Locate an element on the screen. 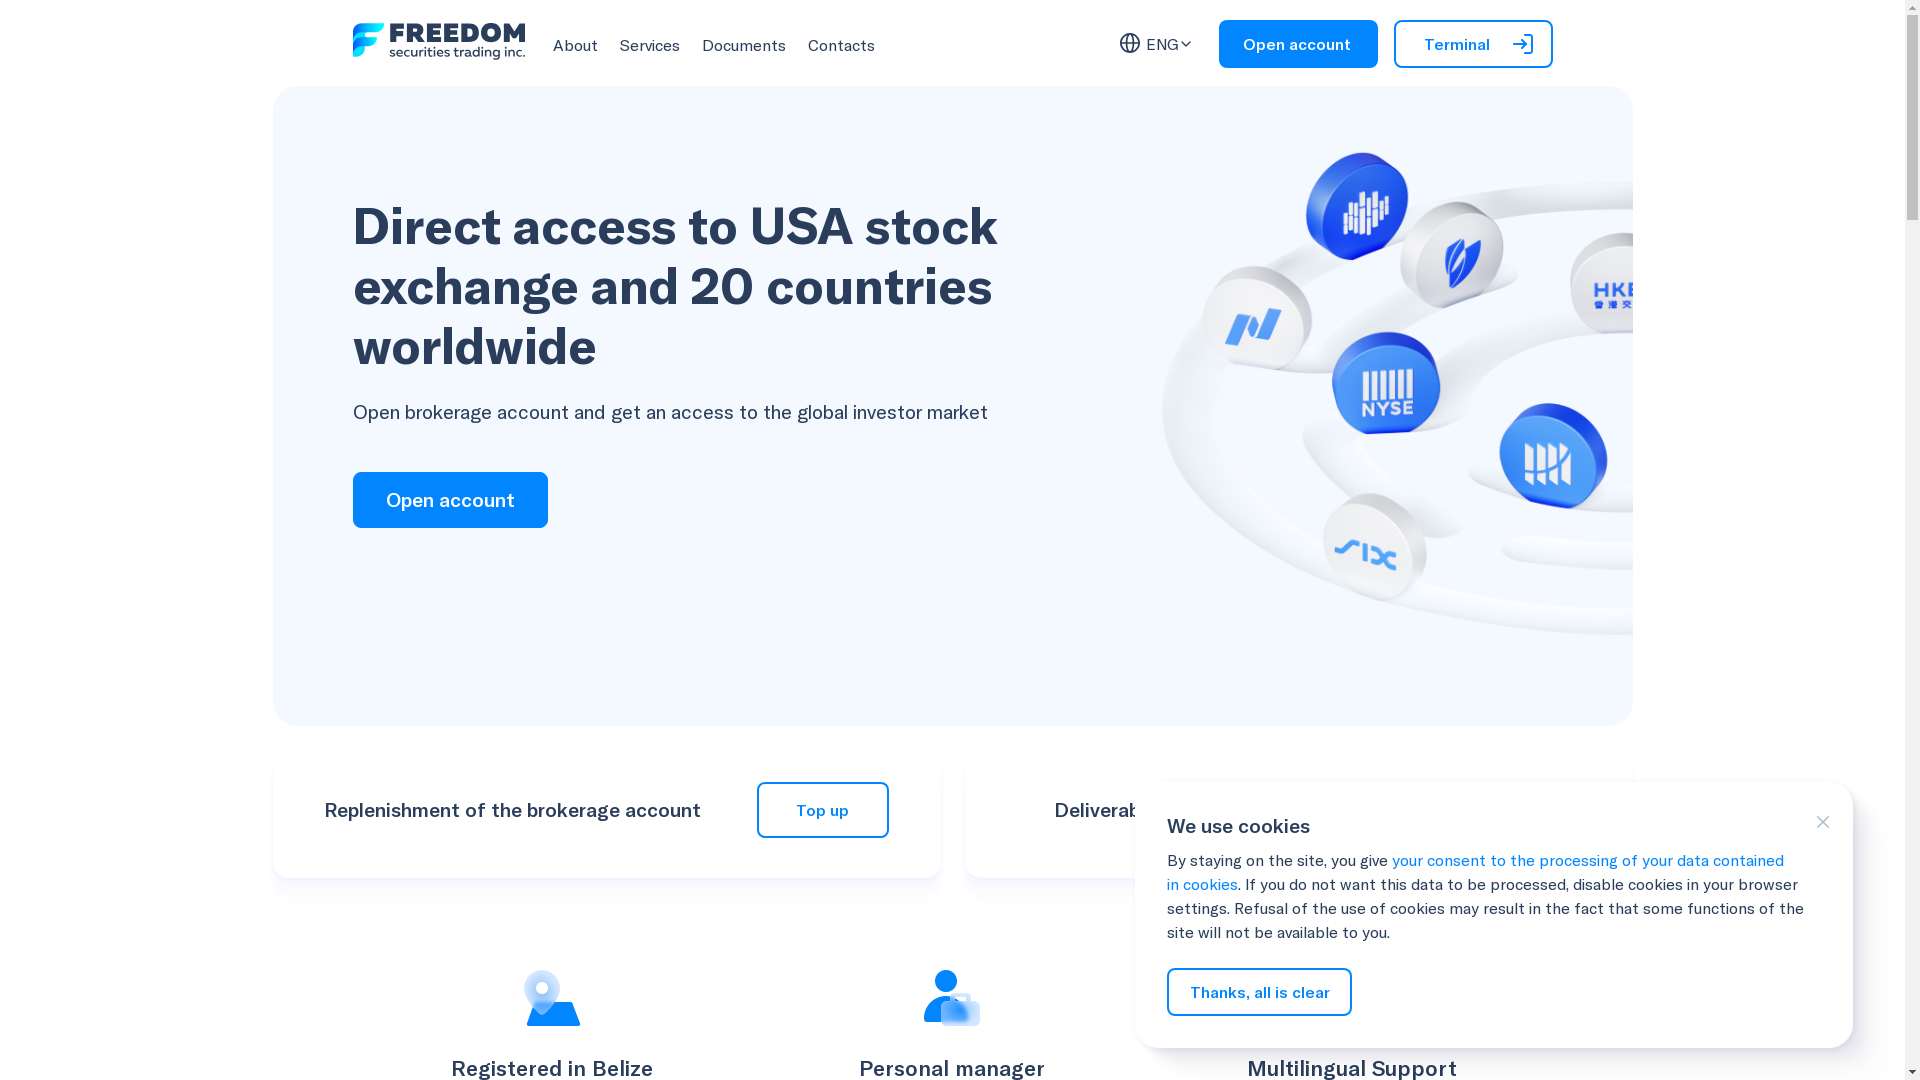 The width and height of the screenshot is (1920, 1080). 'Thanks, all is clear' is located at coordinates (1258, 991).